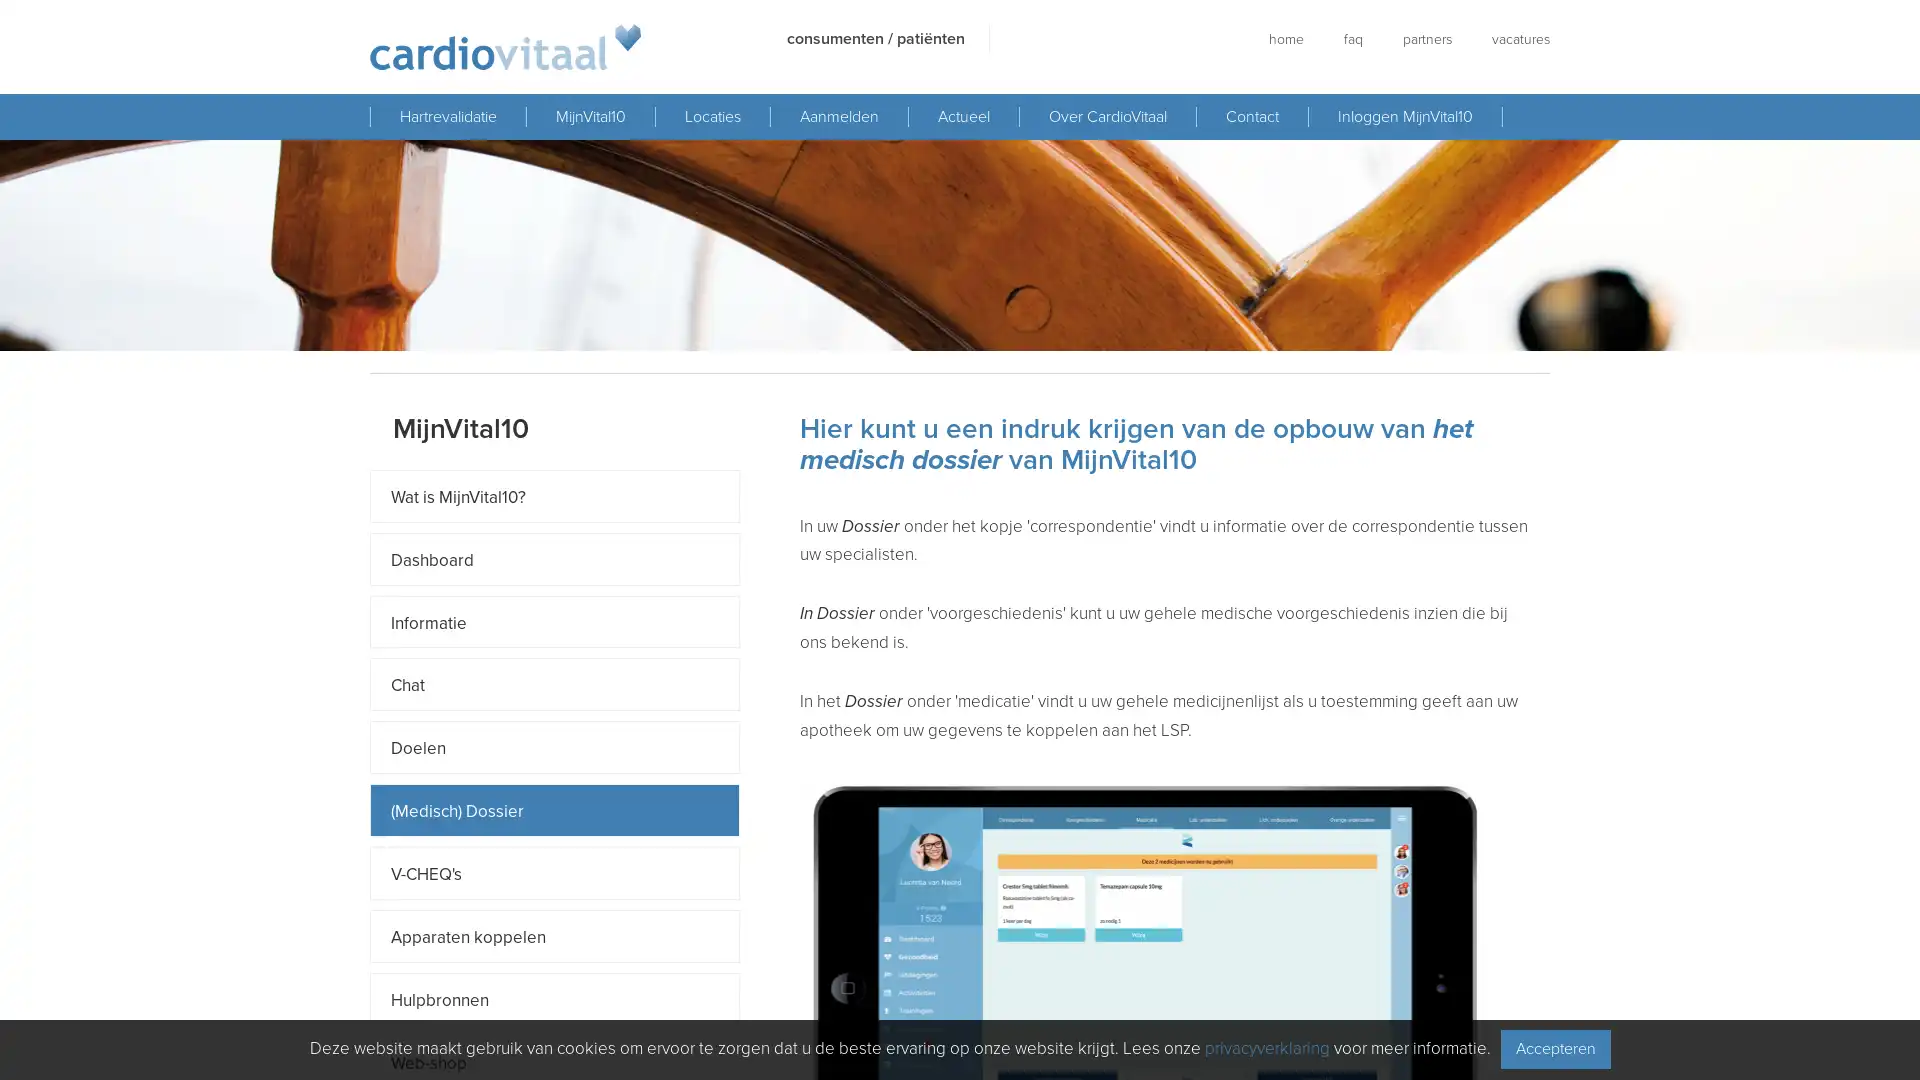 The width and height of the screenshot is (1920, 1080). What do you see at coordinates (1554, 1048) in the screenshot?
I see `Accepteren` at bounding box center [1554, 1048].